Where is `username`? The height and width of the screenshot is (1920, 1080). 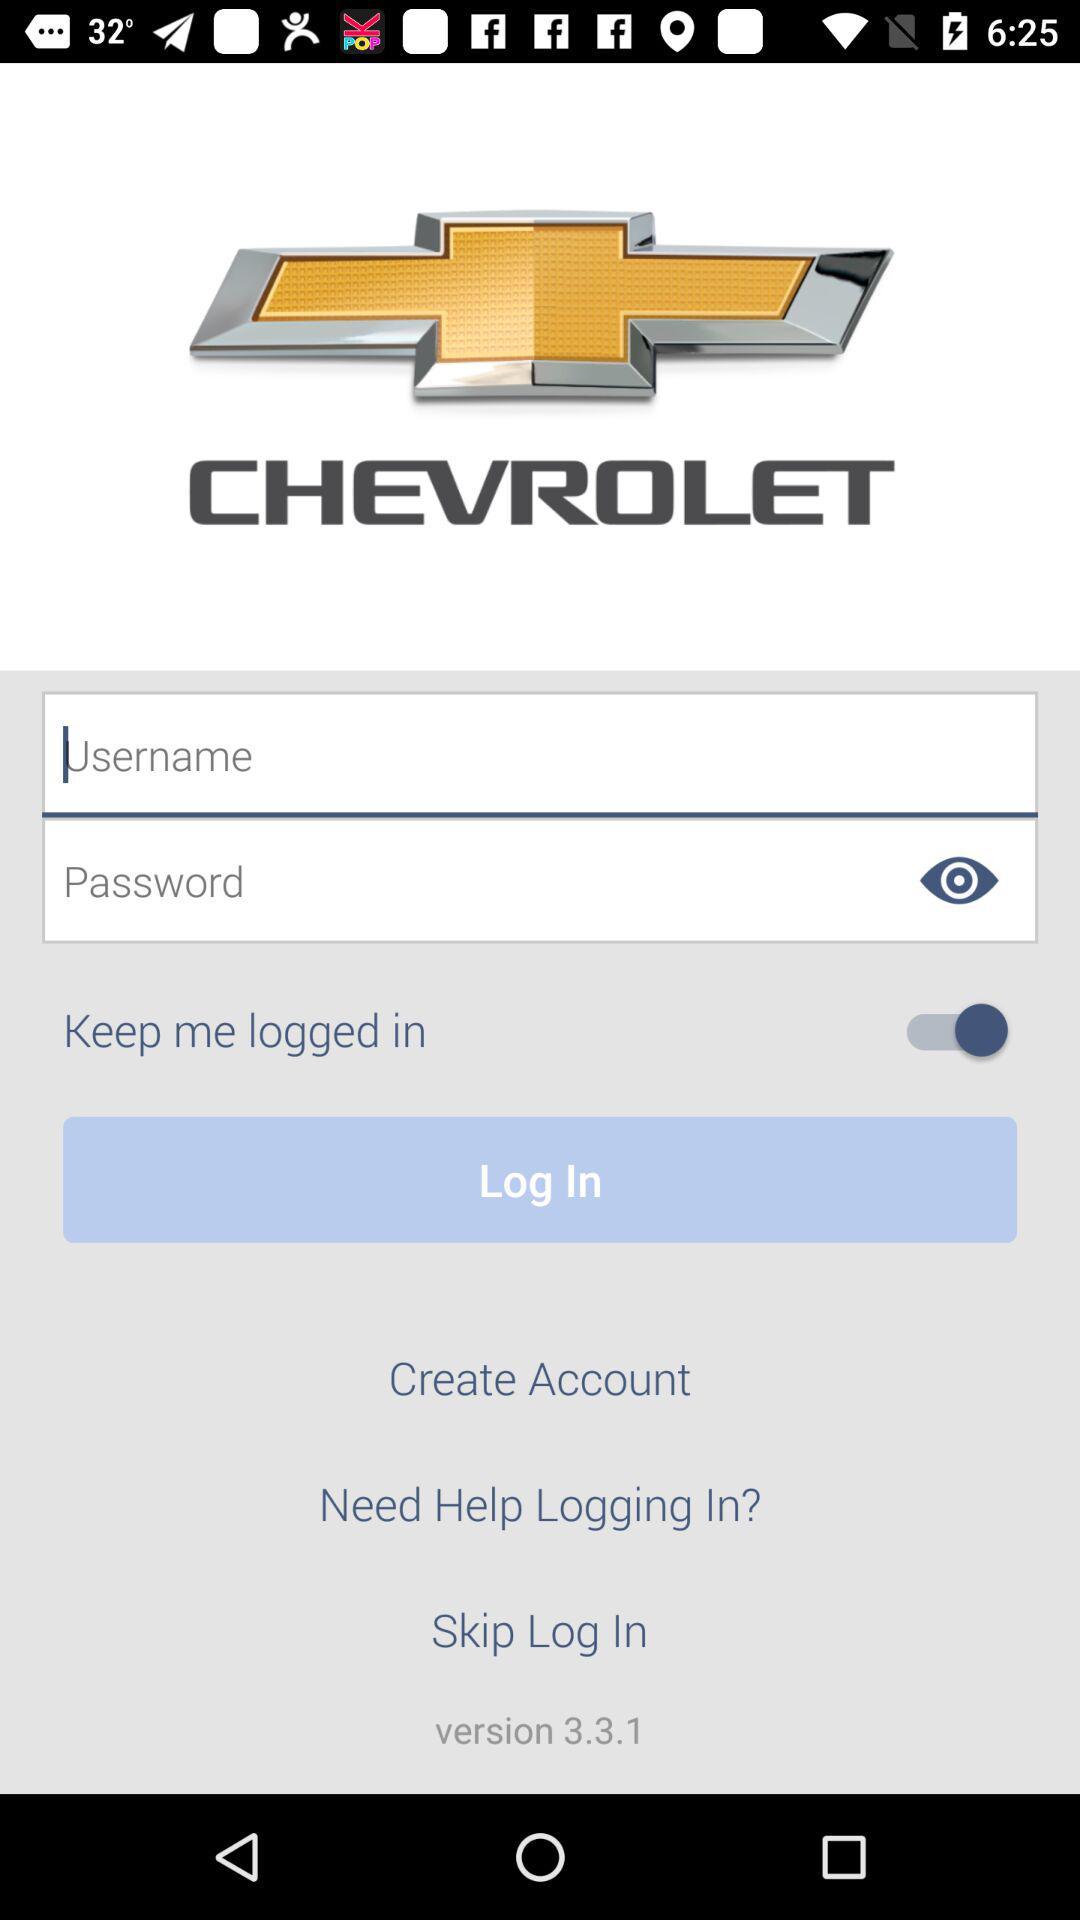
username is located at coordinates (540, 753).